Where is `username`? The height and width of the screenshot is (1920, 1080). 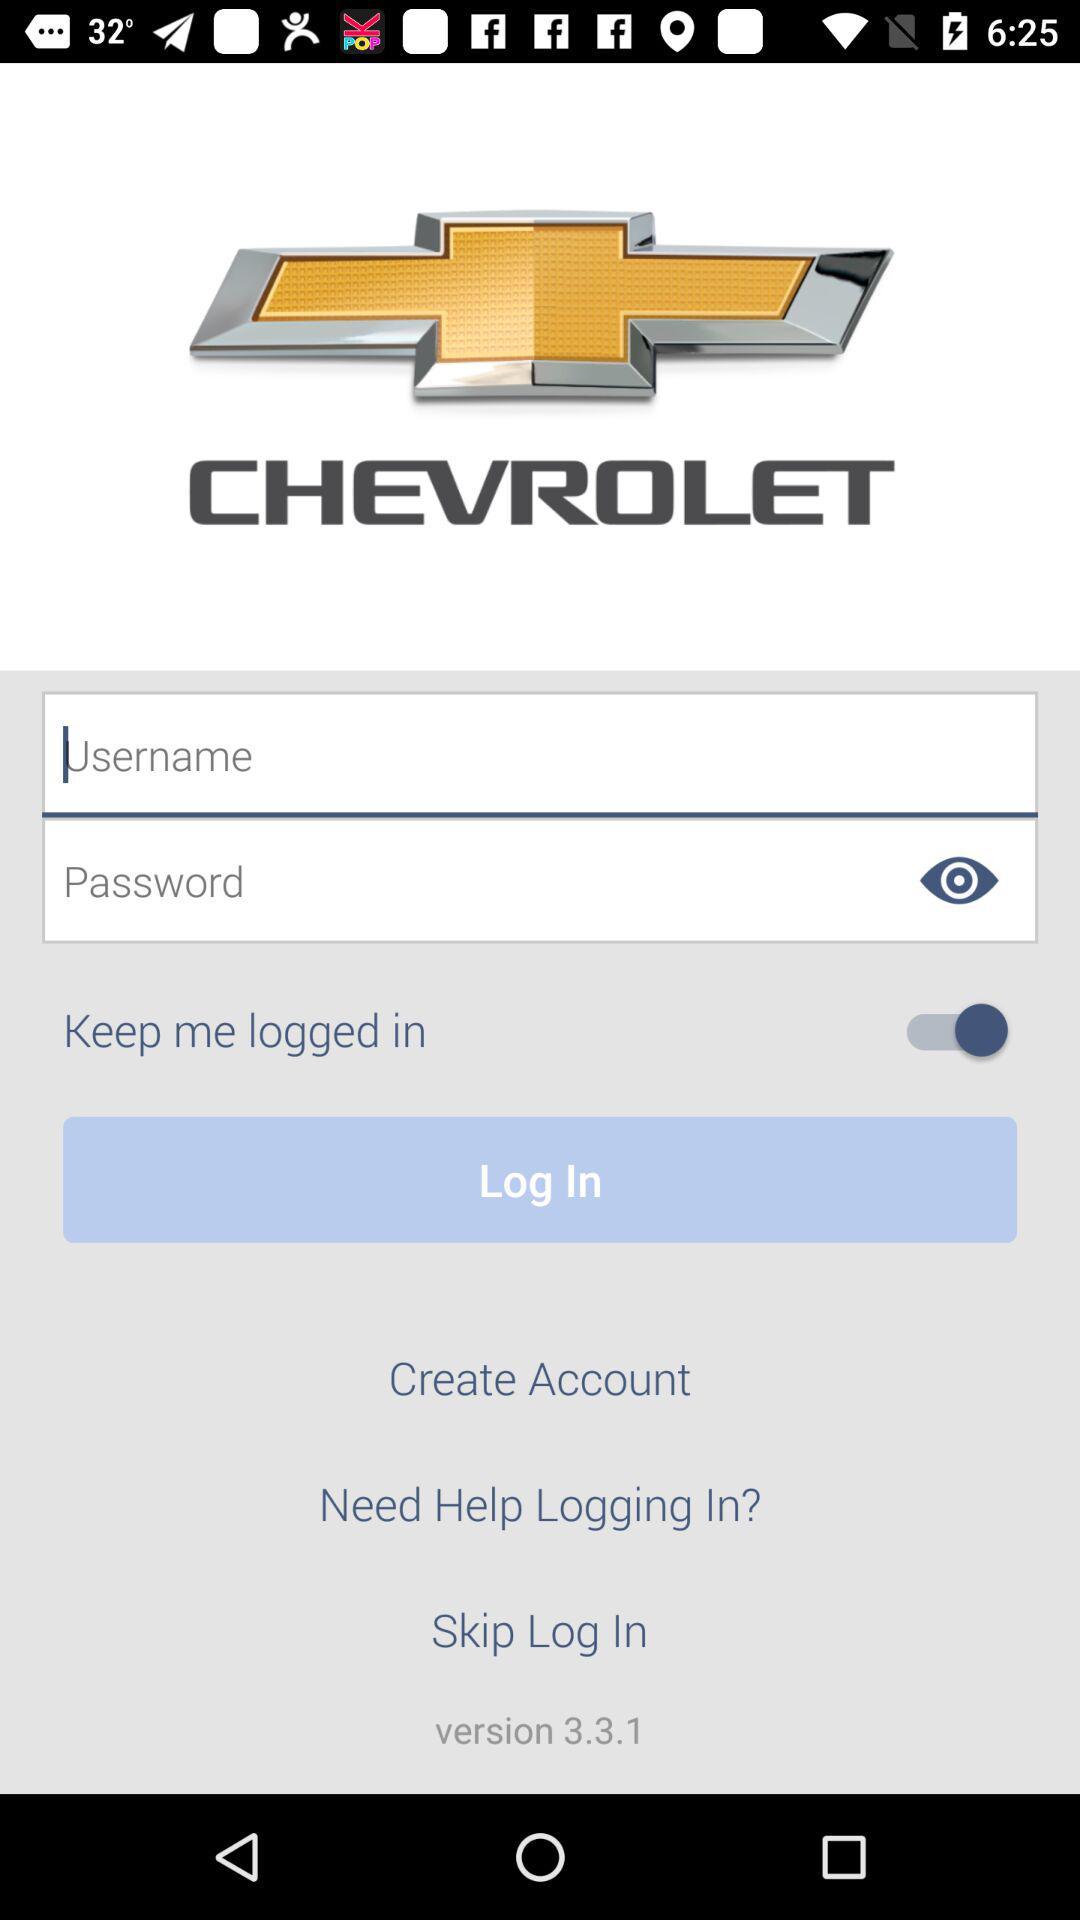
username is located at coordinates (540, 753).